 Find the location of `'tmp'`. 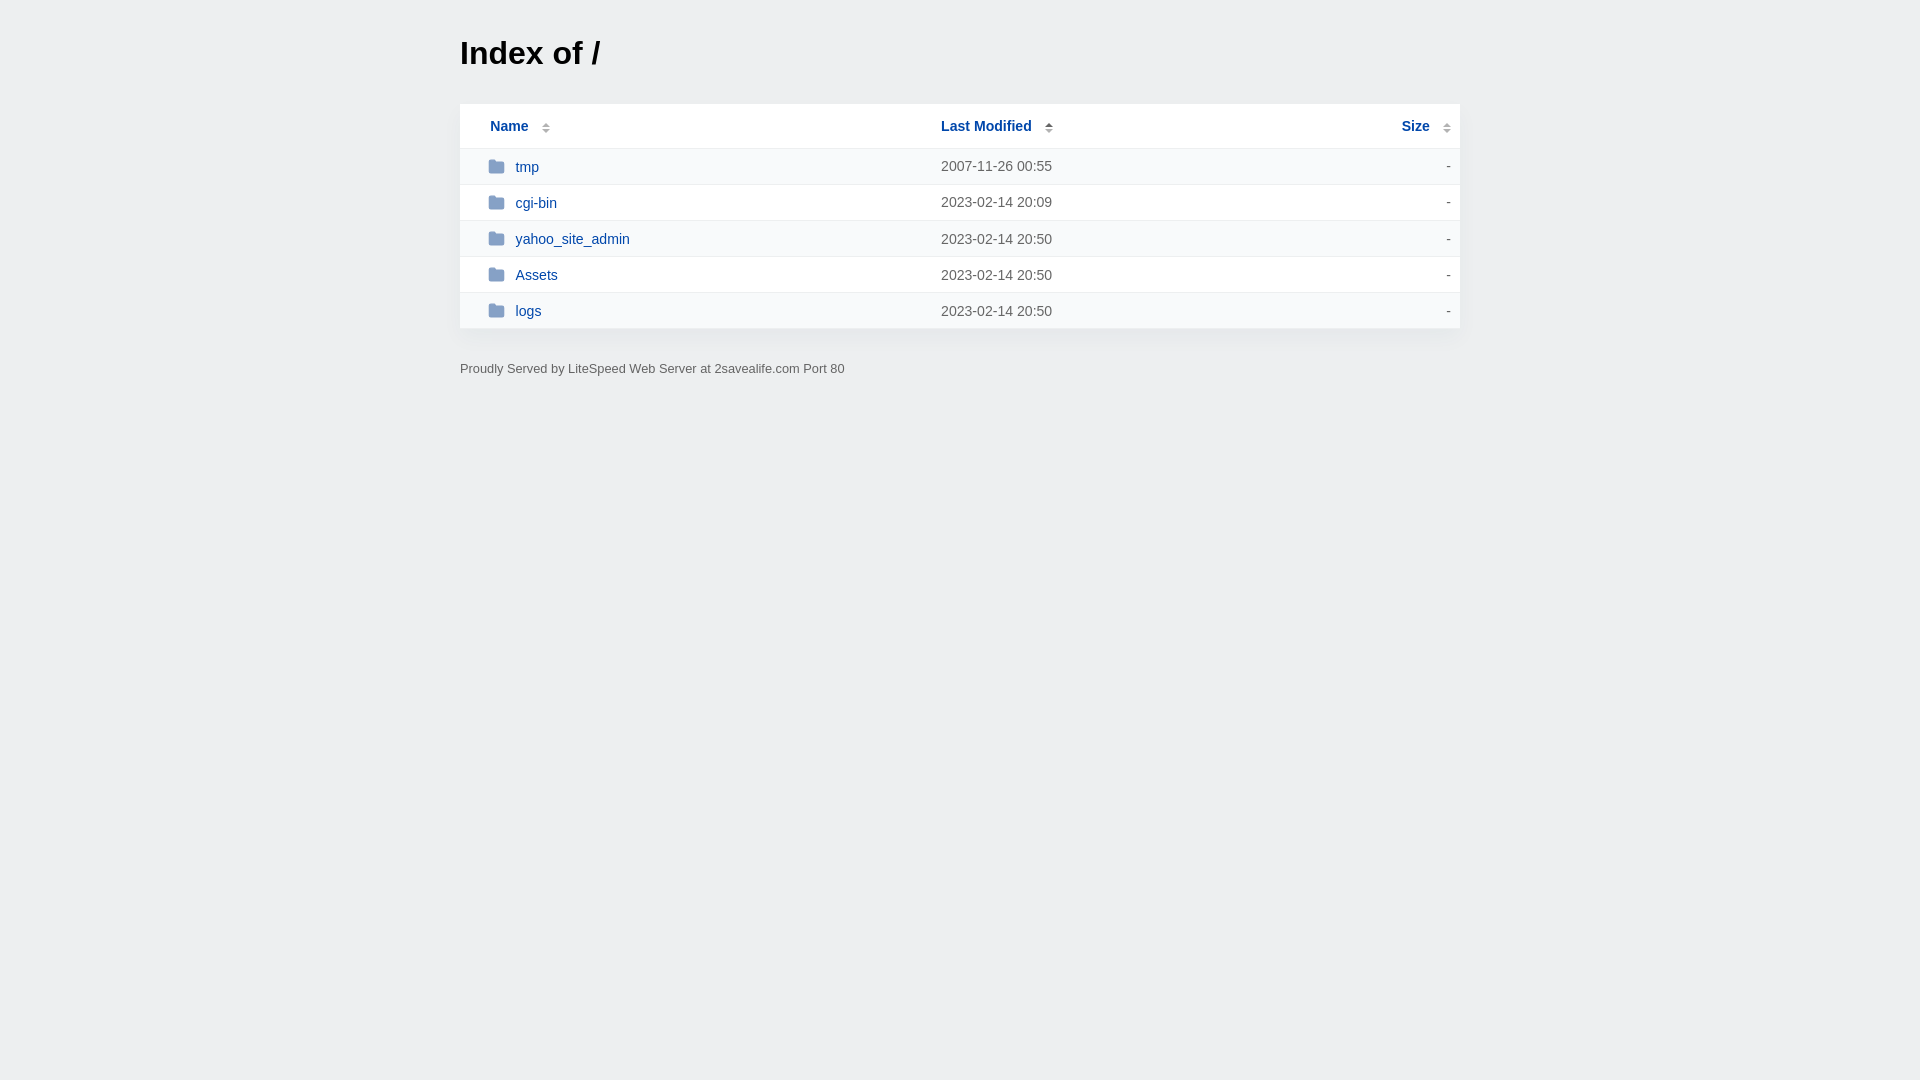

'tmp' is located at coordinates (488, 165).